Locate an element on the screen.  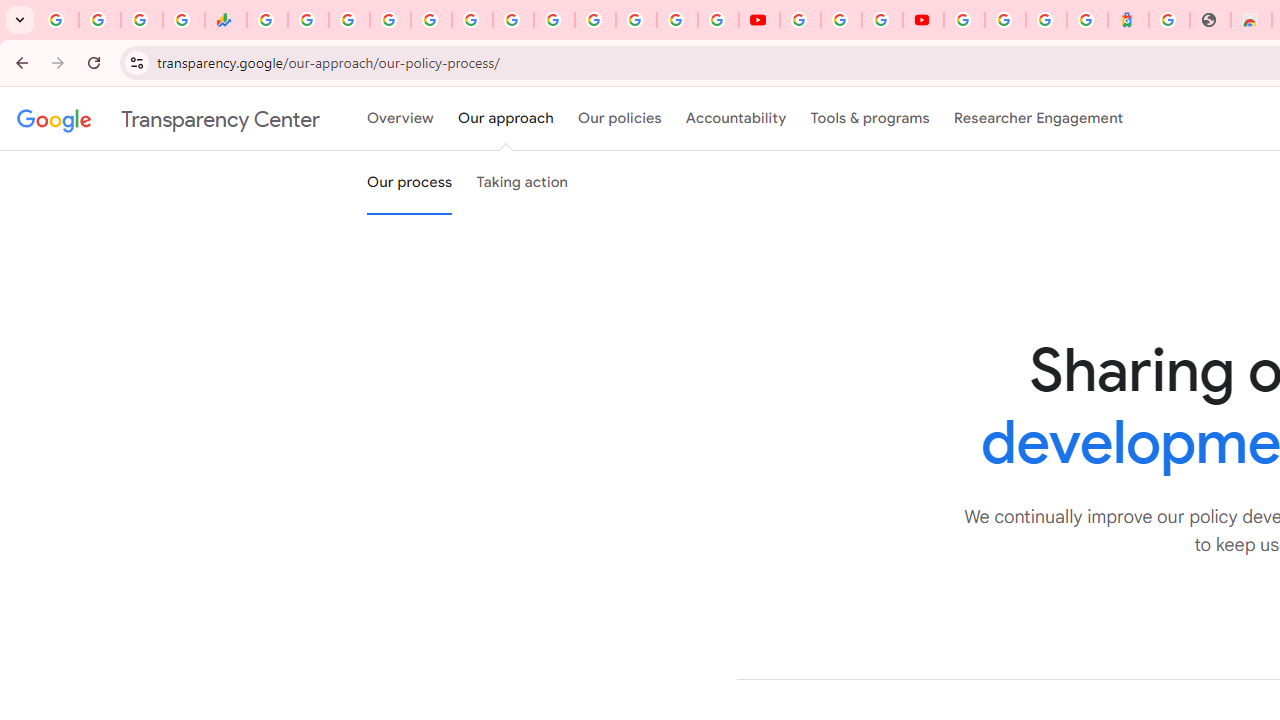
'Sign in - Google Accounts' is located at coordinates (964, 20).